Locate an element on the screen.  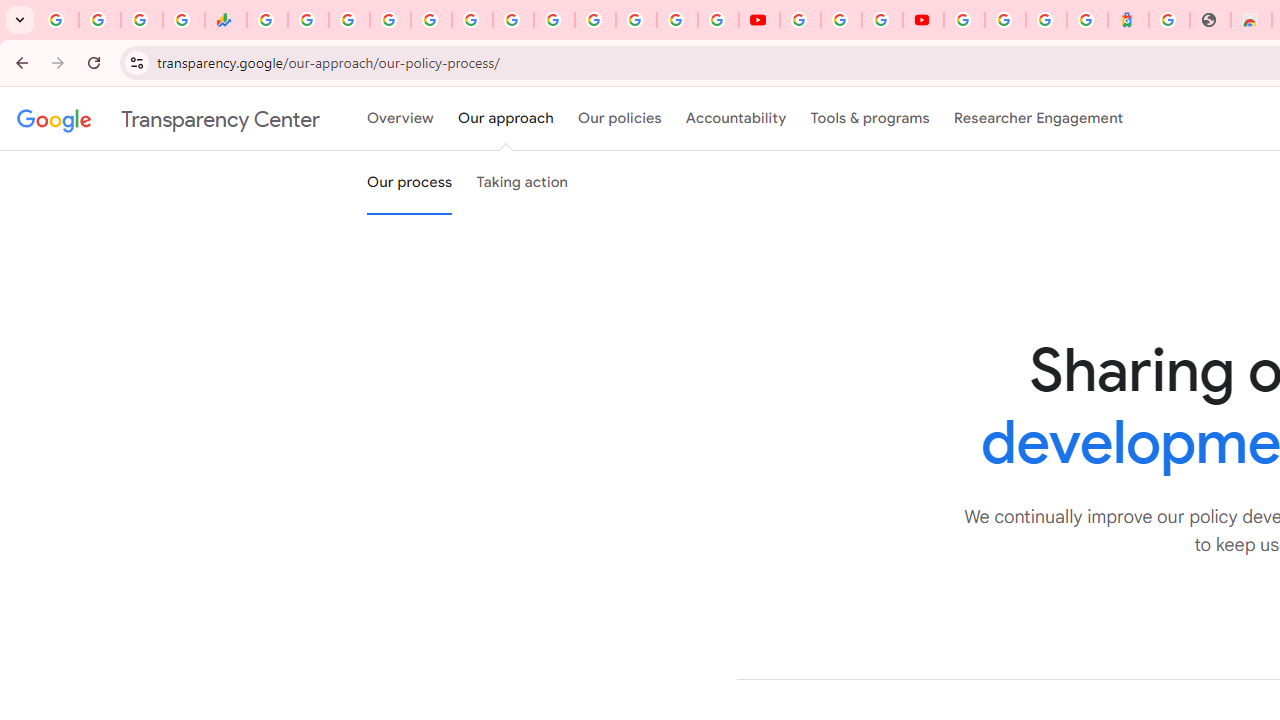
'Sign in - Google Accounts' is located at coordinates (964, 20).